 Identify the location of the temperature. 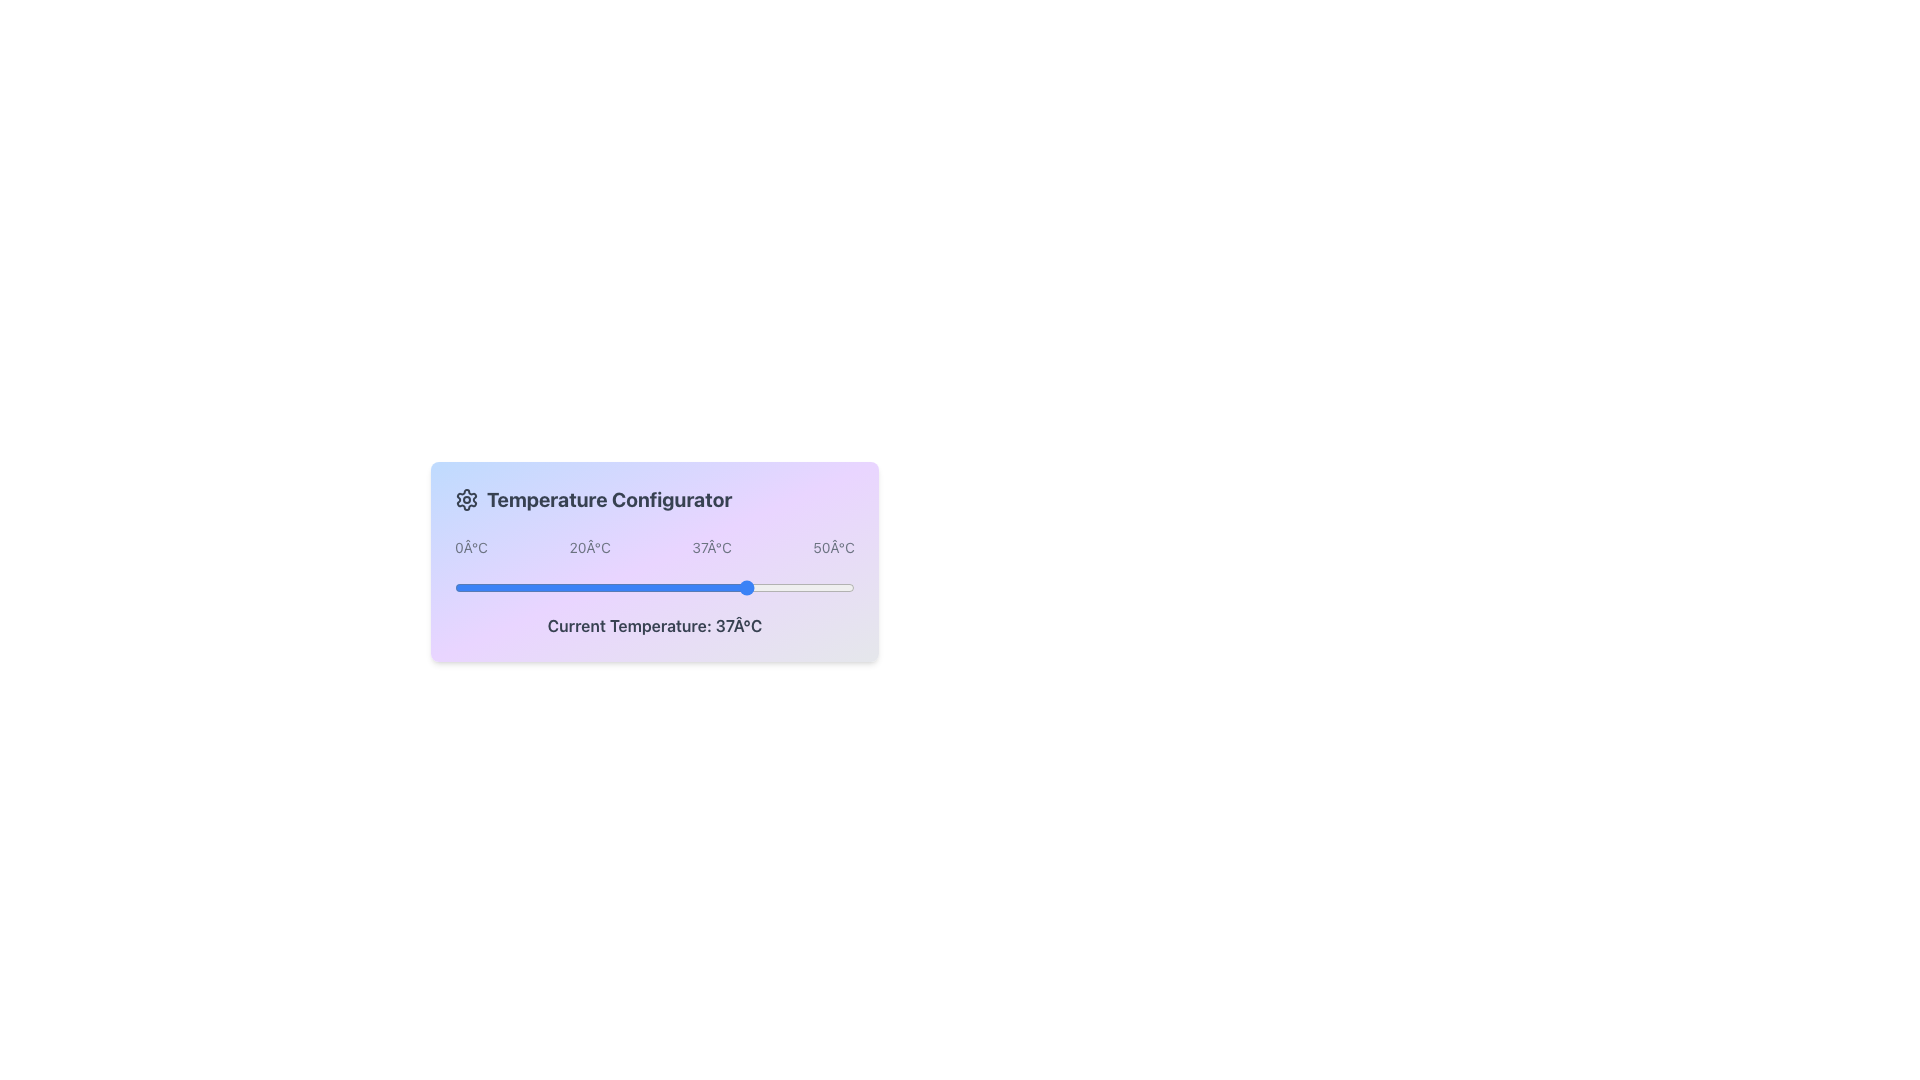
(469, 586).